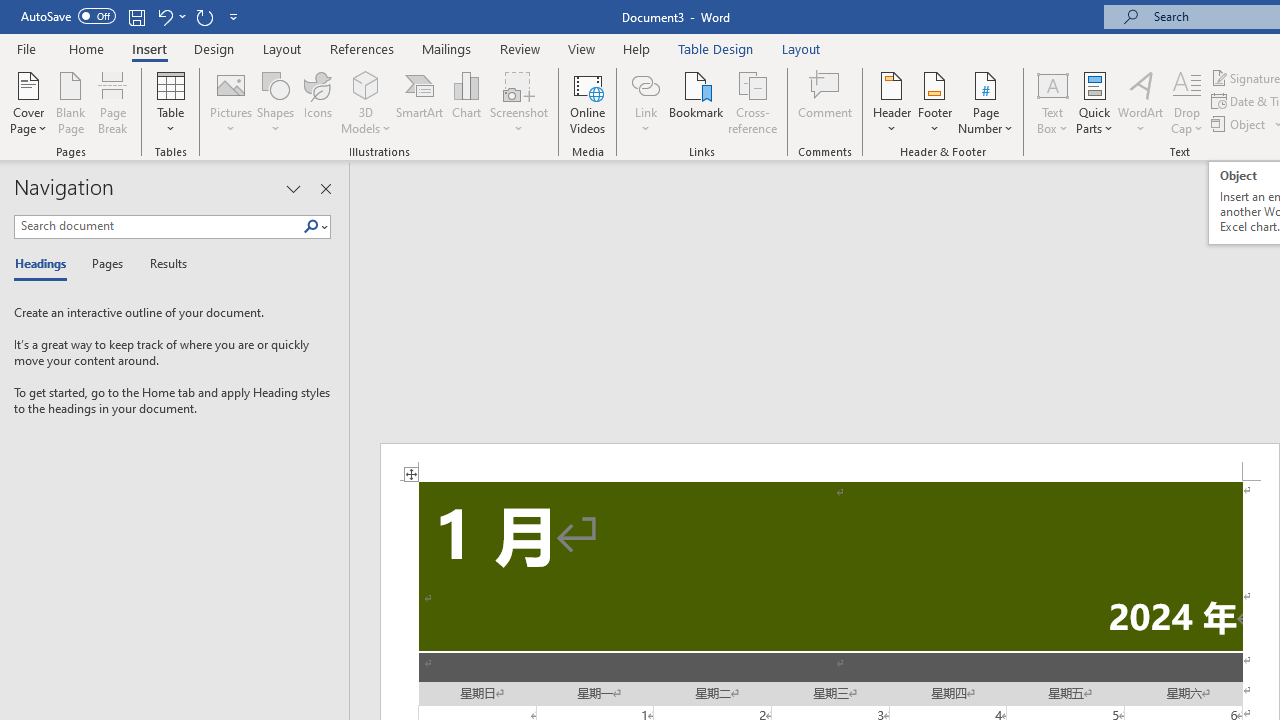 The image size is (1280, 720). I want to click on '3D Models', so click(366, 103).